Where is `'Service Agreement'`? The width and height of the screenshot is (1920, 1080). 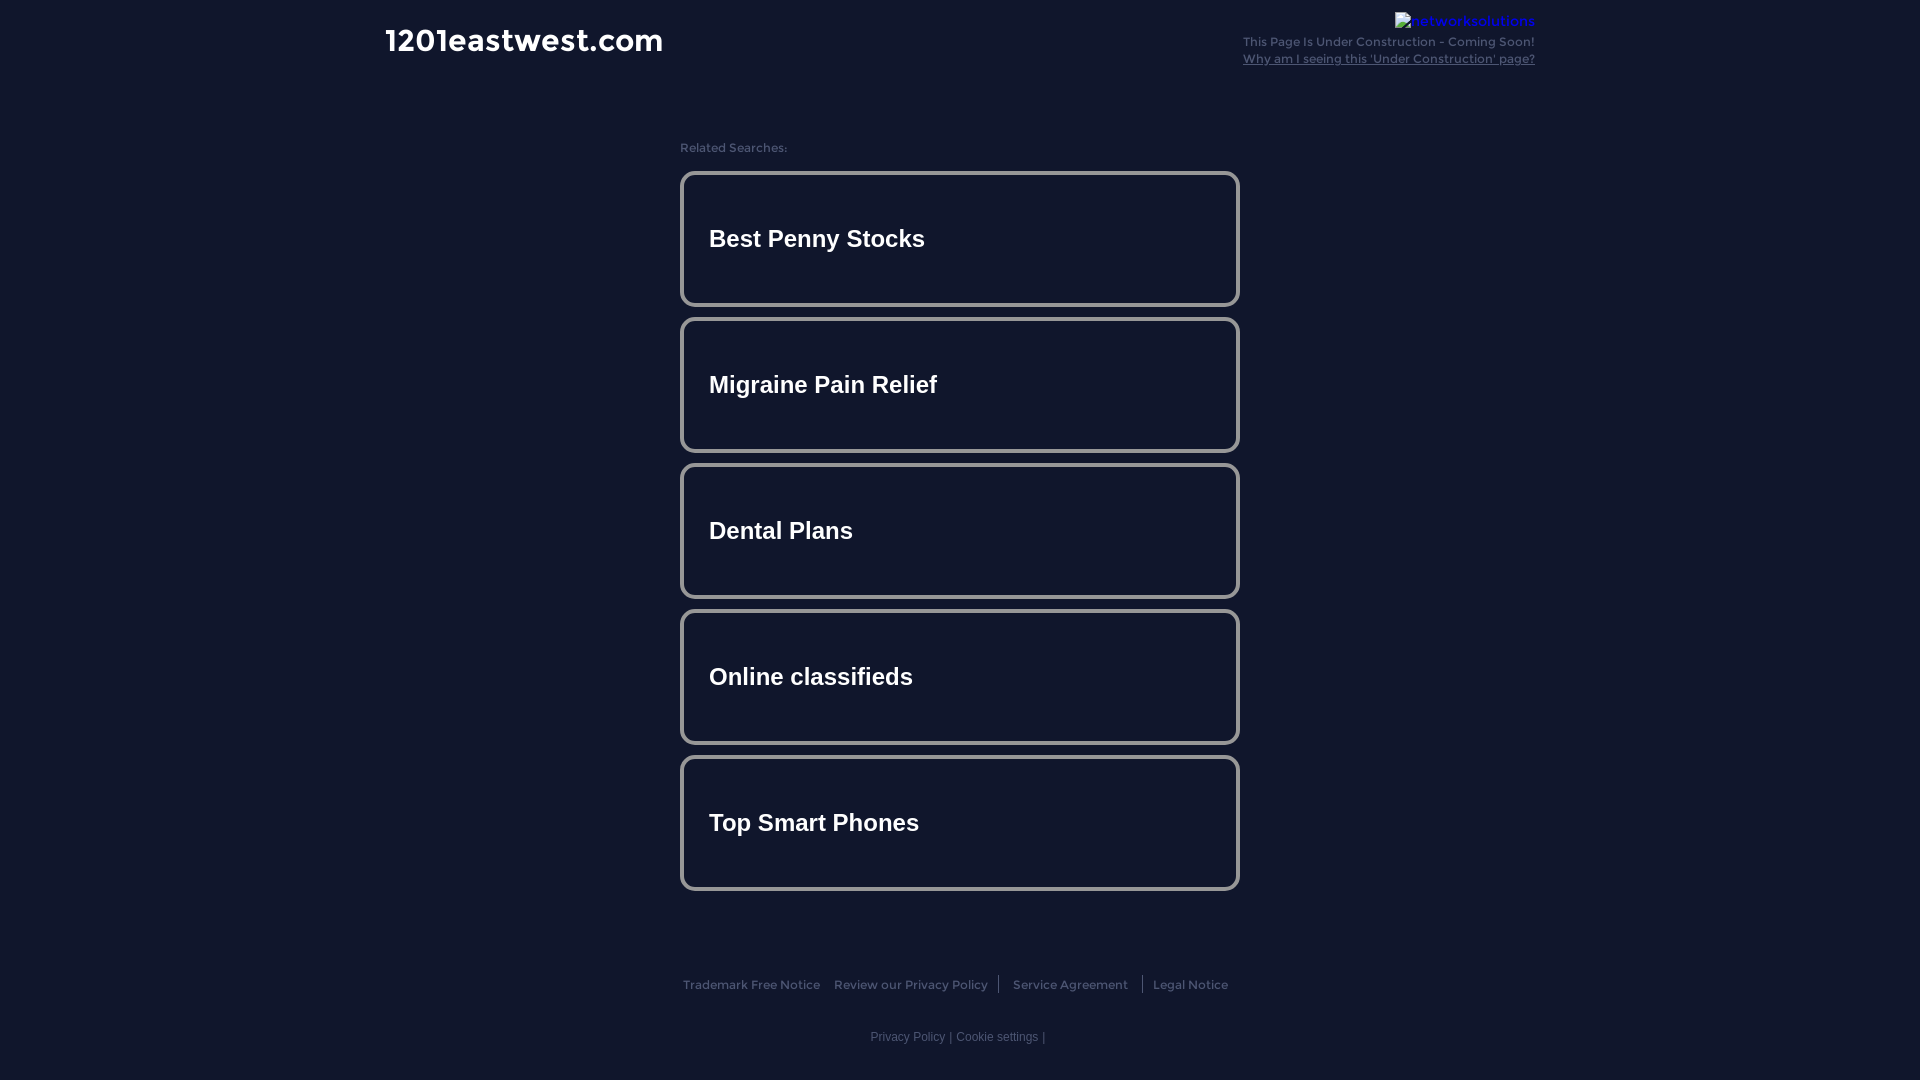 'Service Agreement' is located at coordinates (1068, 983).